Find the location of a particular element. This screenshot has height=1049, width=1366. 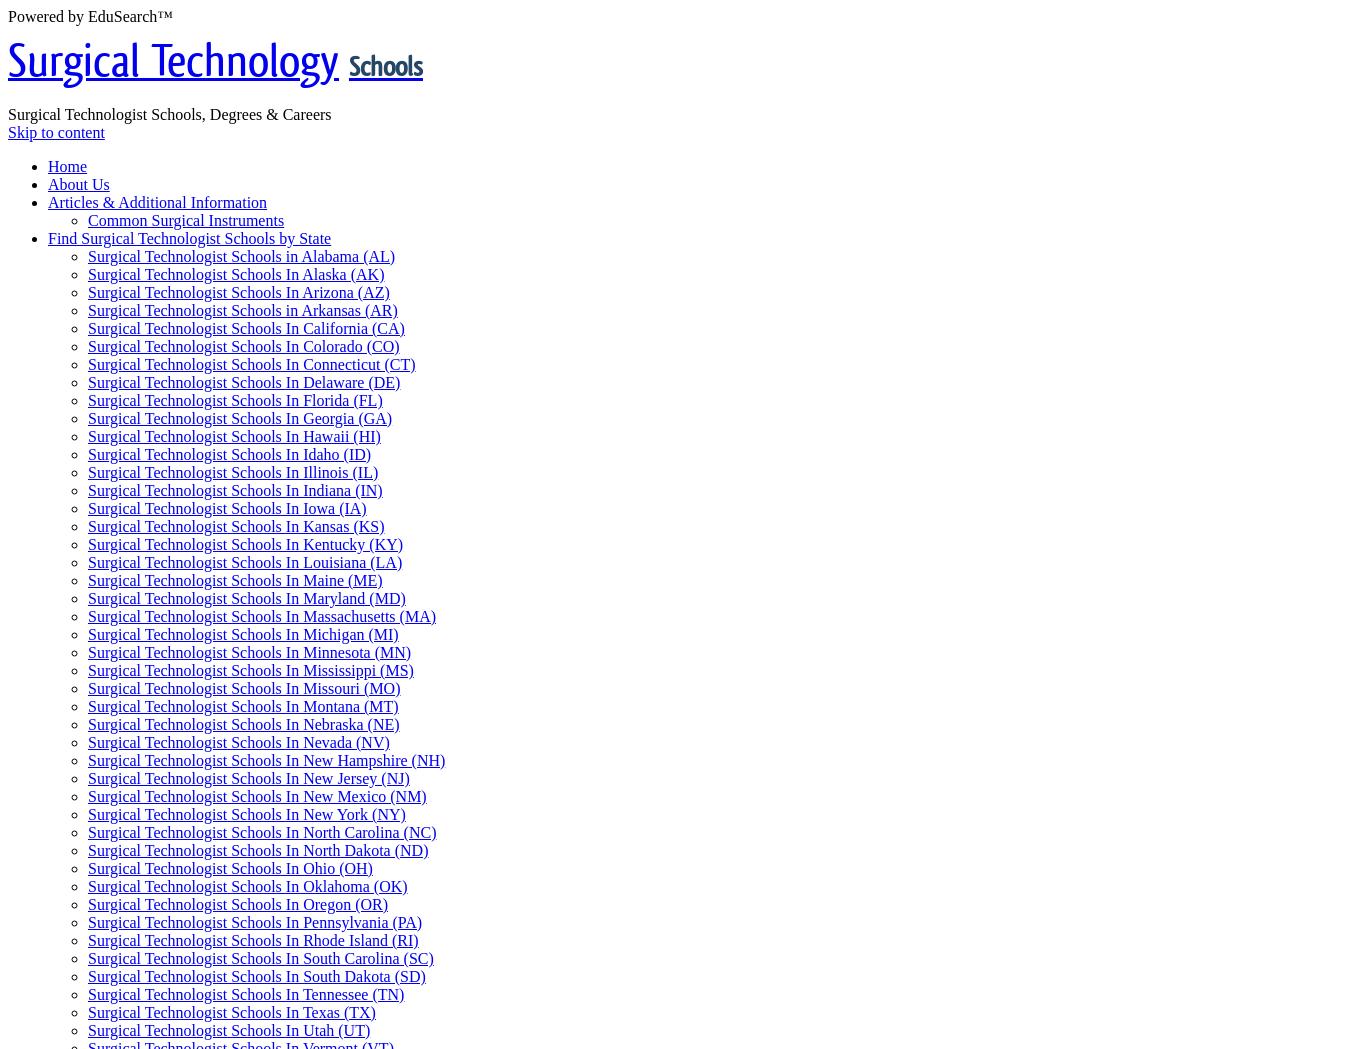

'Surgical Technologist Schools In Kentucky (KY)' is located at coordinates (245, 543).